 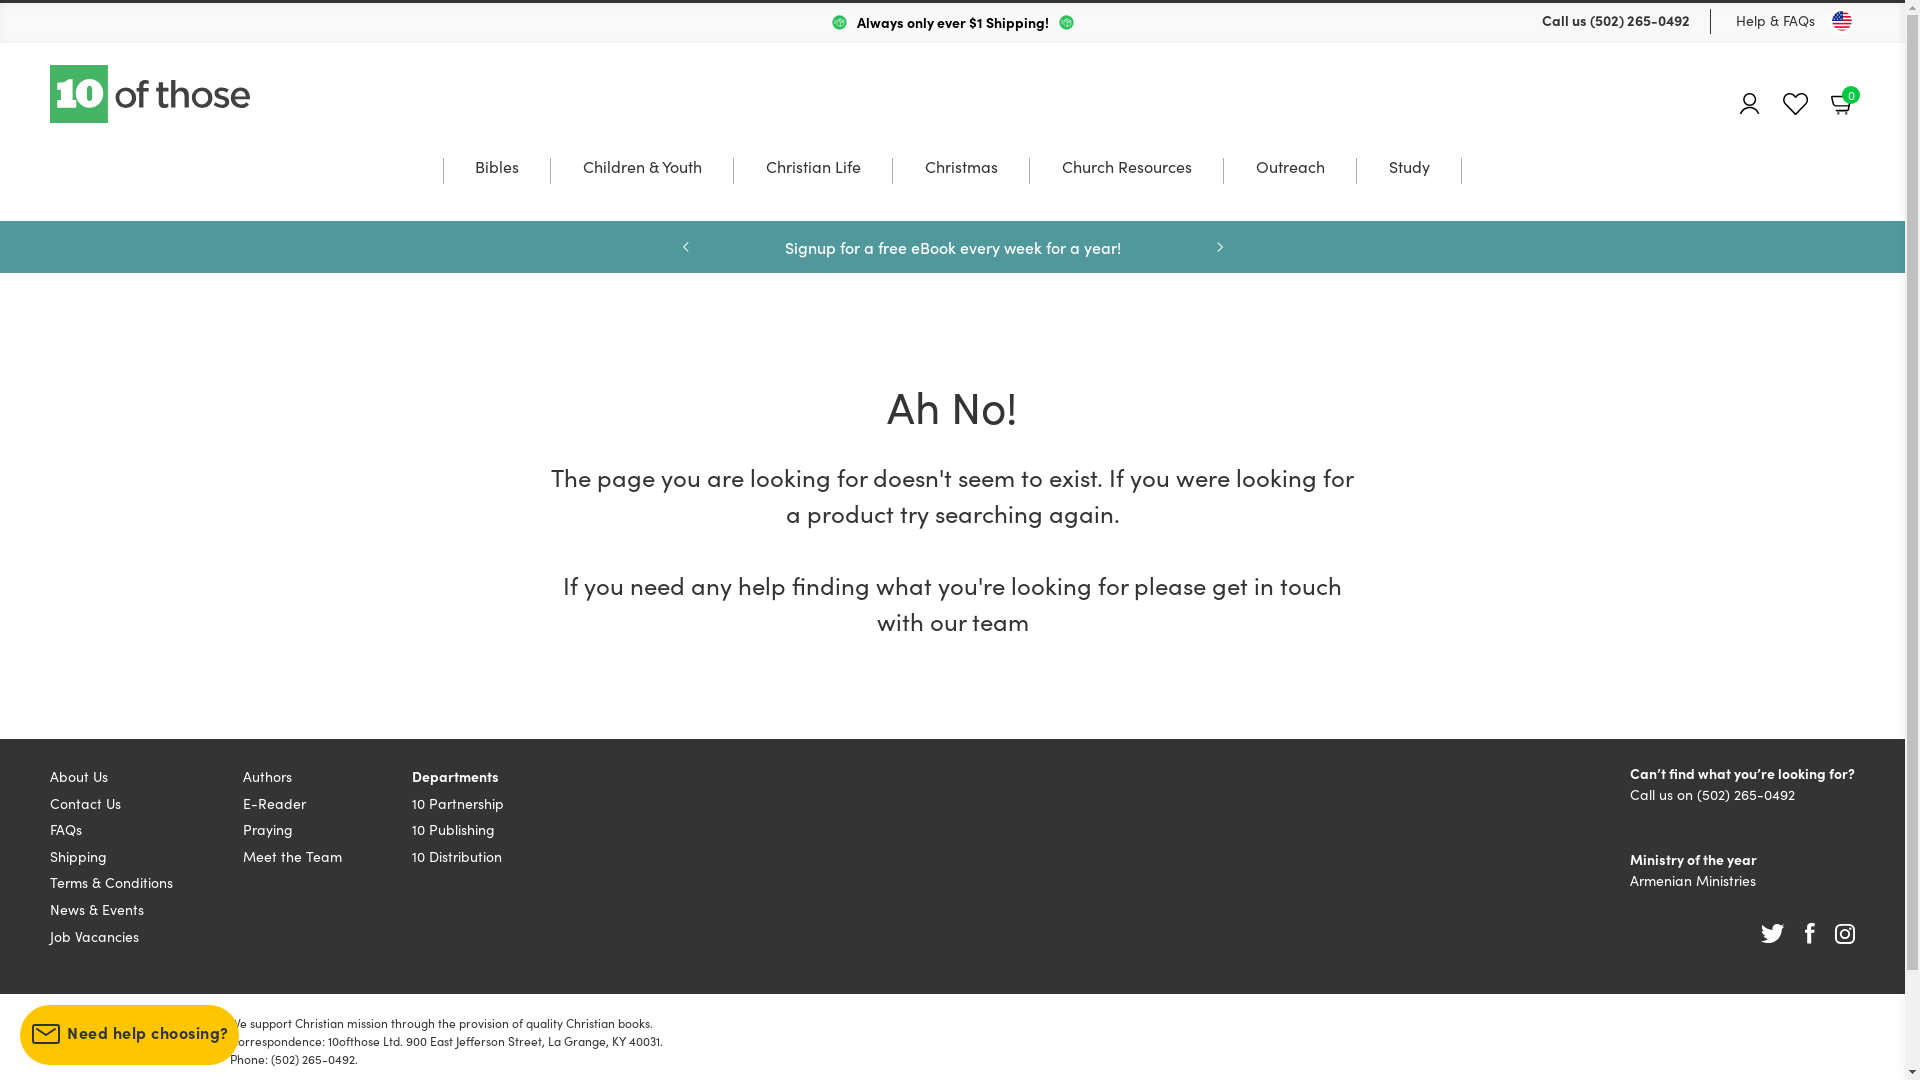 I want to click on 'Job Vacancies', so click(x=93, y=936).